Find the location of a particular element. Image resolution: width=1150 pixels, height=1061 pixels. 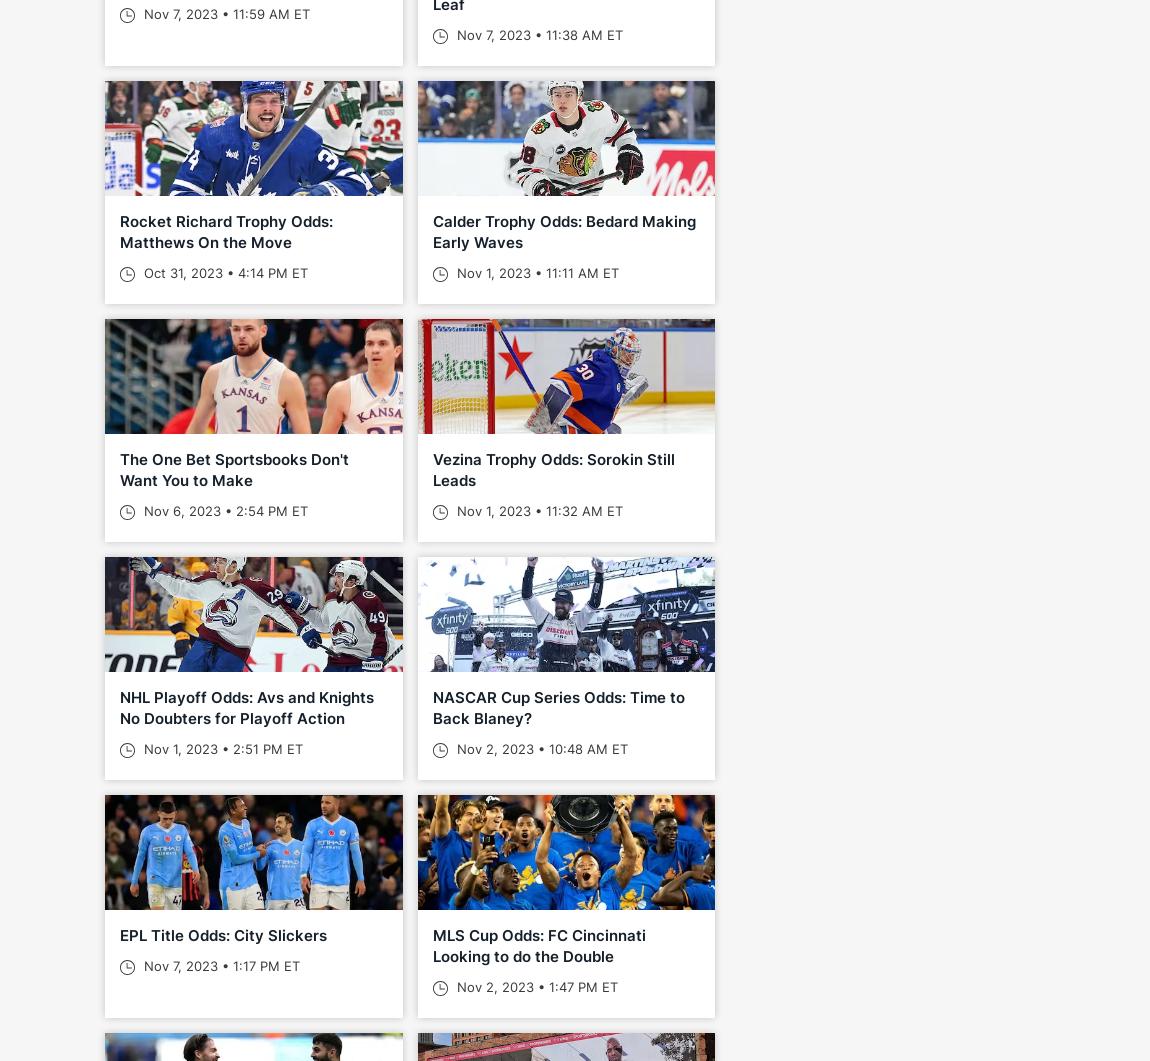

'Nov 2, 2023 • 10:48 AM ET' is located at coordinates (539, 748).